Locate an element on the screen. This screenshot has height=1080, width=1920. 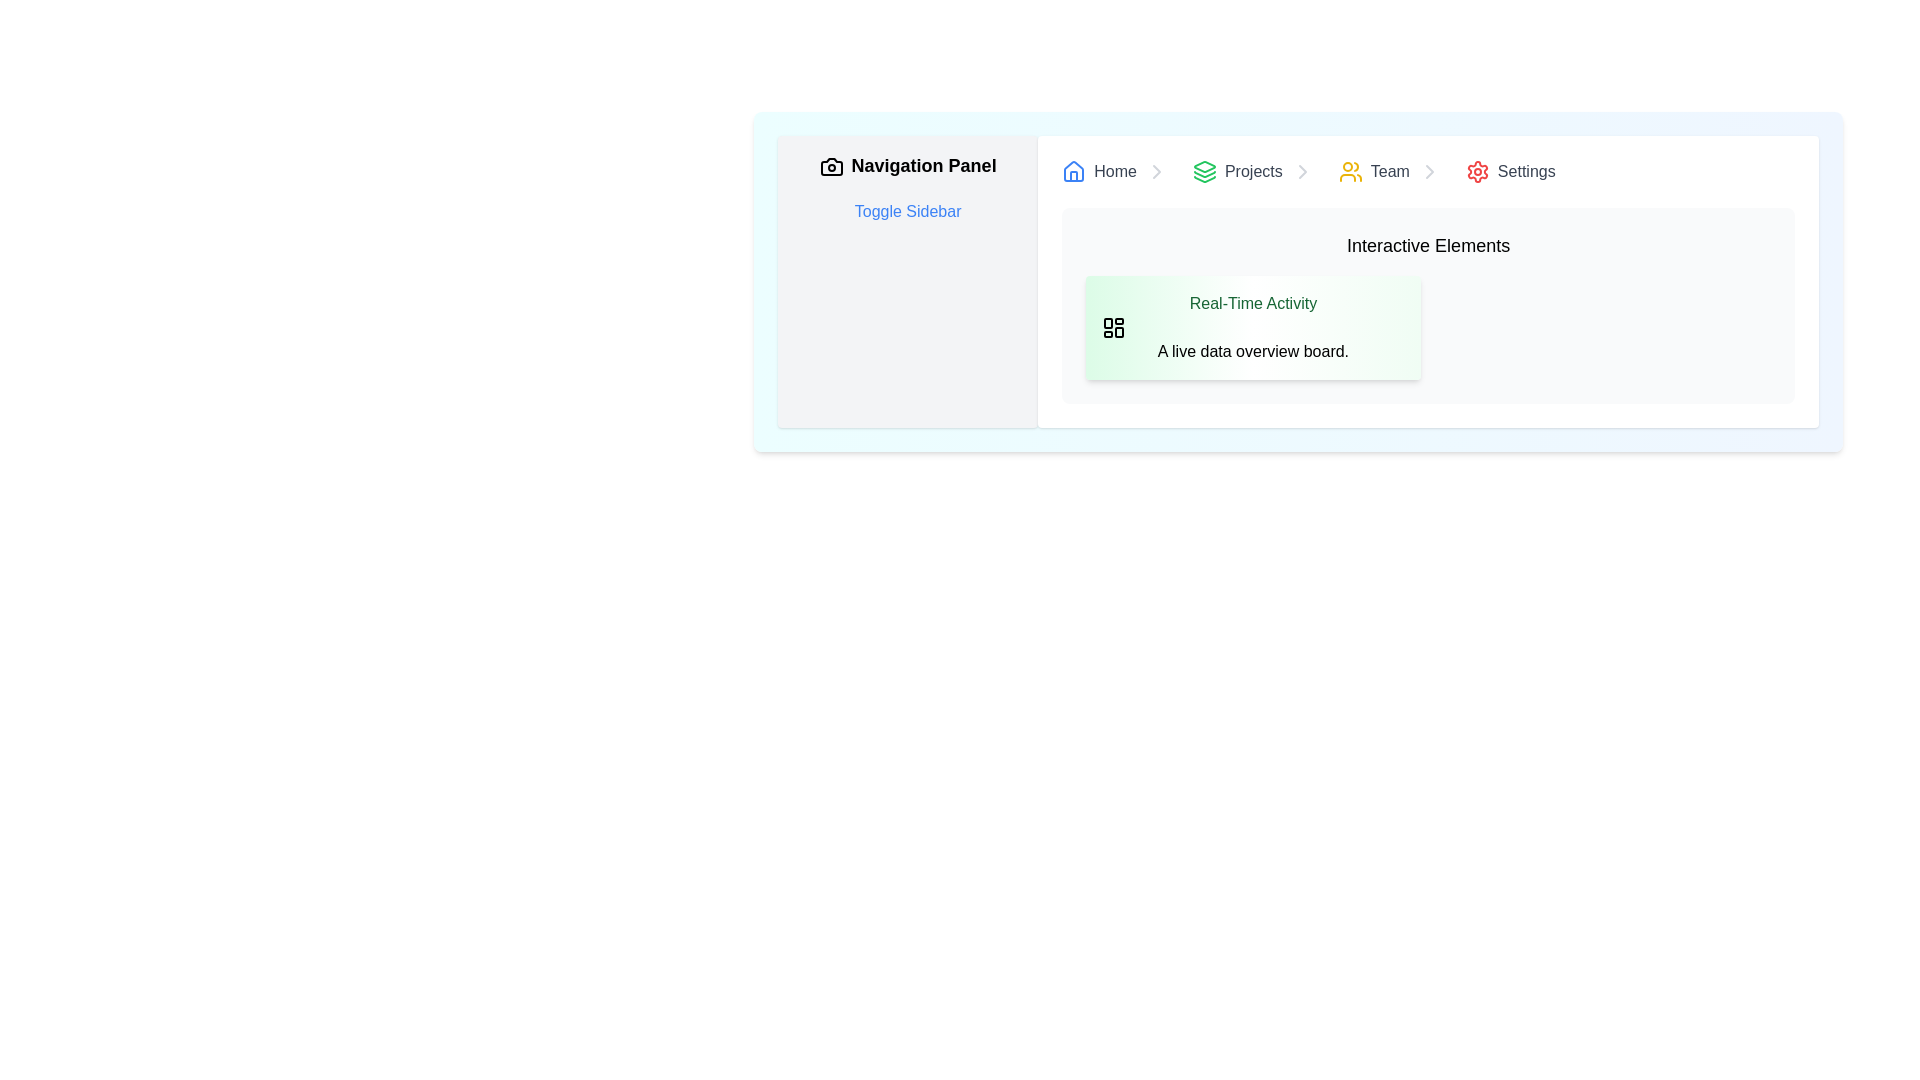
the 'Projects' icon in the navigation bar, which is the second item from the left, following the 'Home' icon/link is located at coordinates (1203, 171).